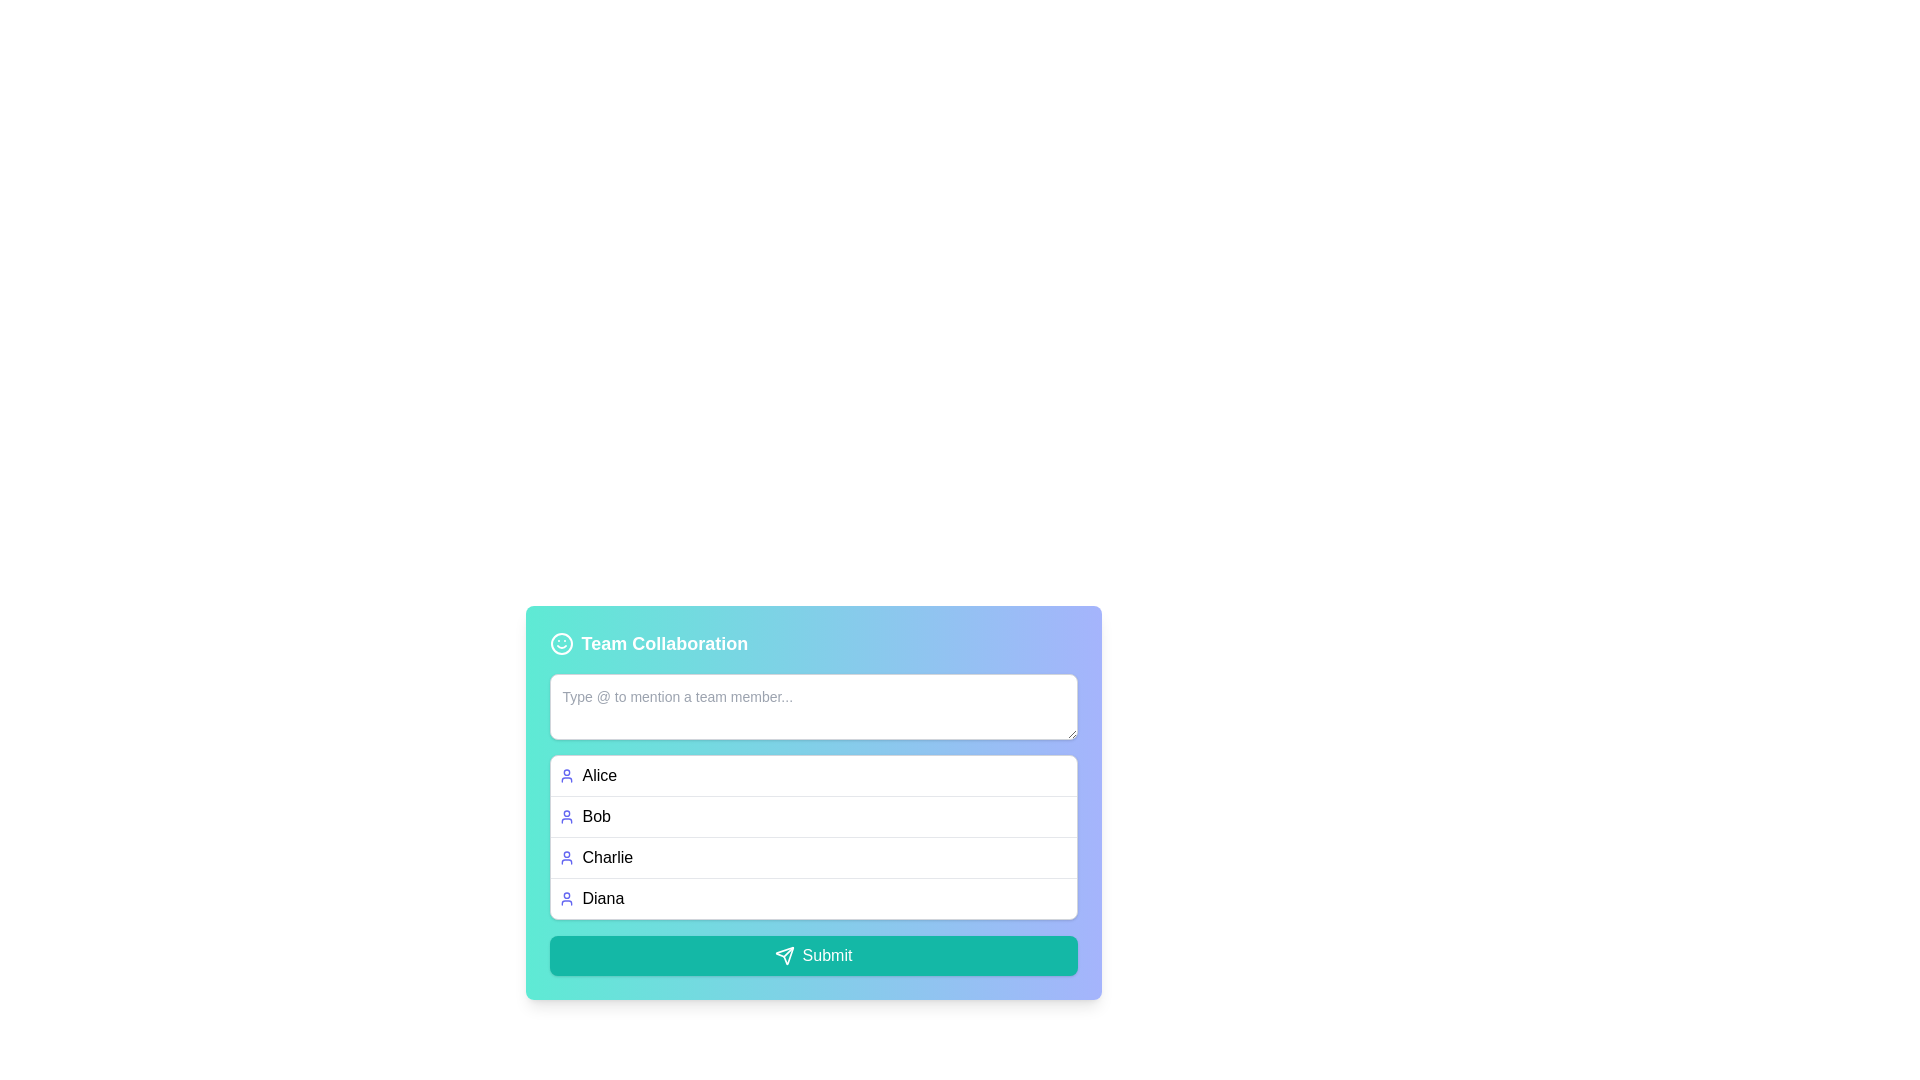 The image size is (1920, 1080). I want to click on the list item that identifies the user named 'Bob', so click(813, 801).